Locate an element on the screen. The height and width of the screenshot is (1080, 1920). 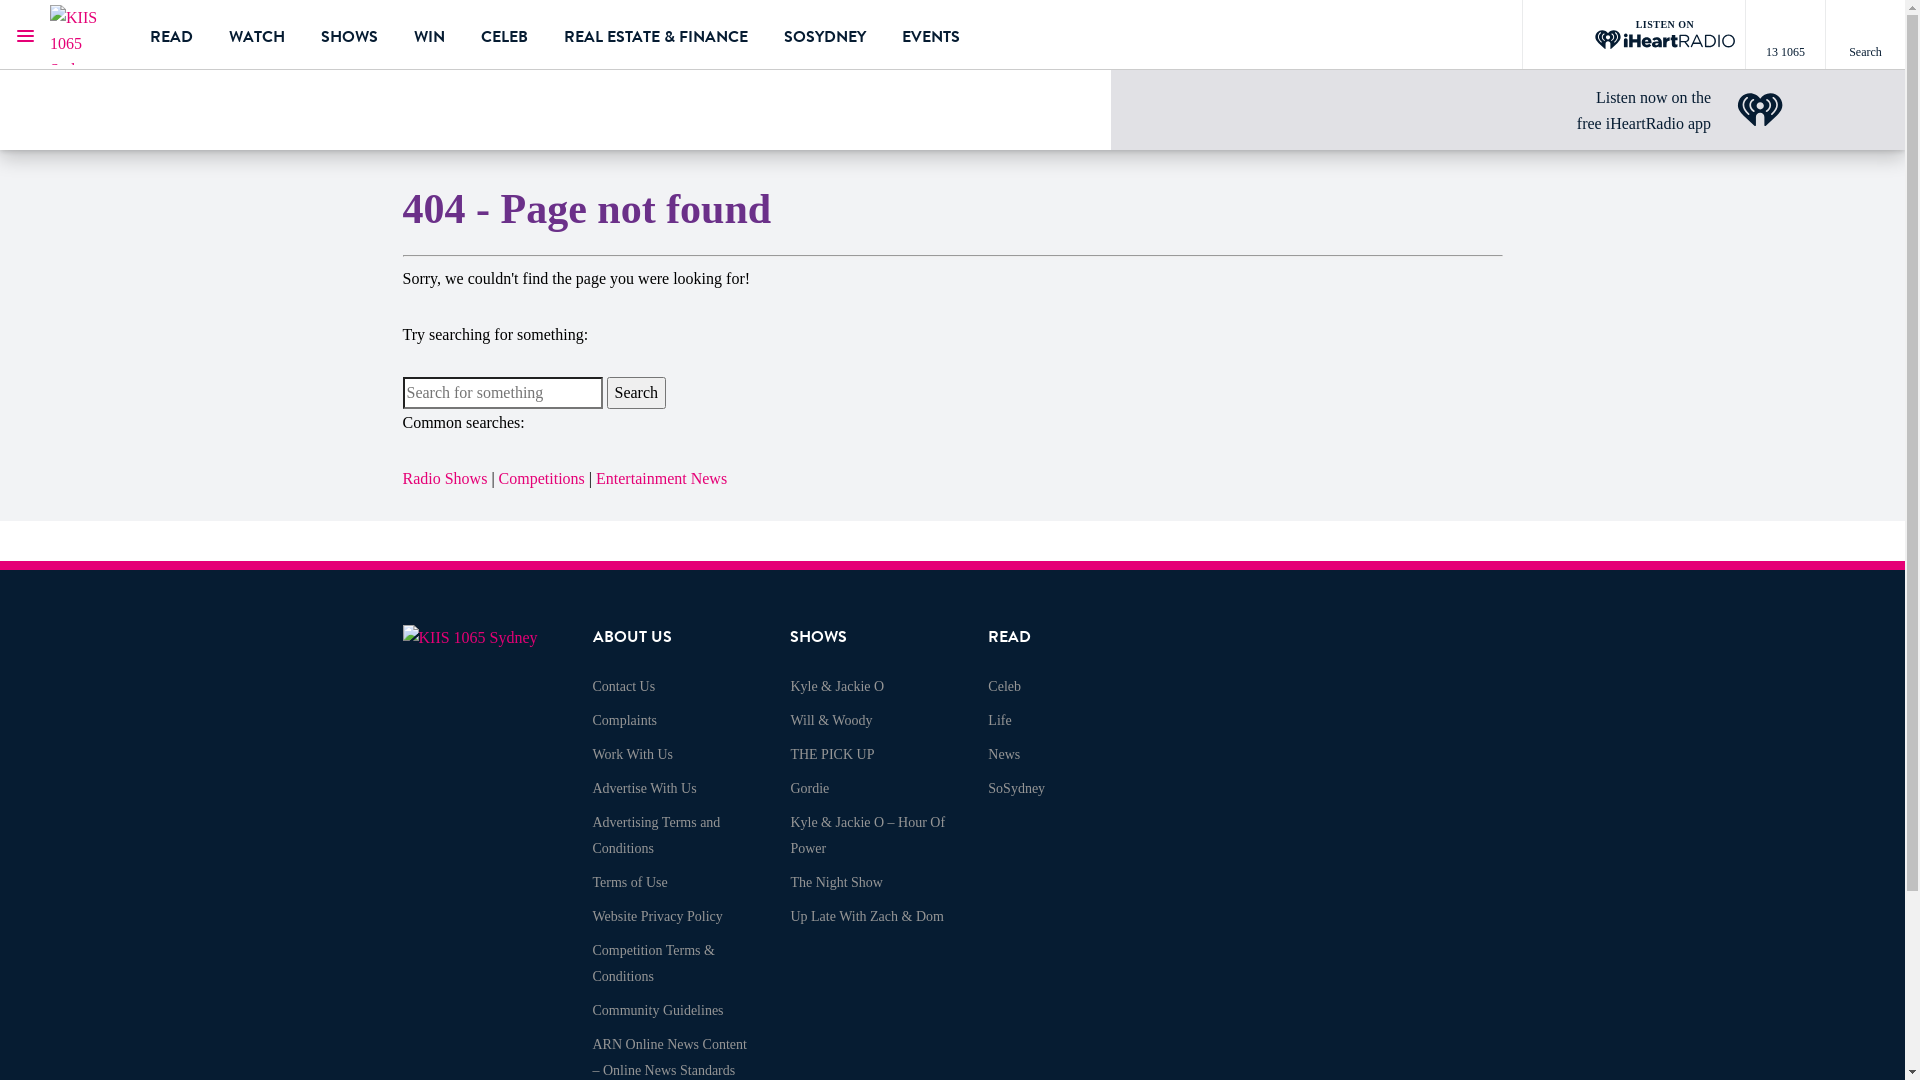
'13 1065' is located at coordinates (1744, 34).